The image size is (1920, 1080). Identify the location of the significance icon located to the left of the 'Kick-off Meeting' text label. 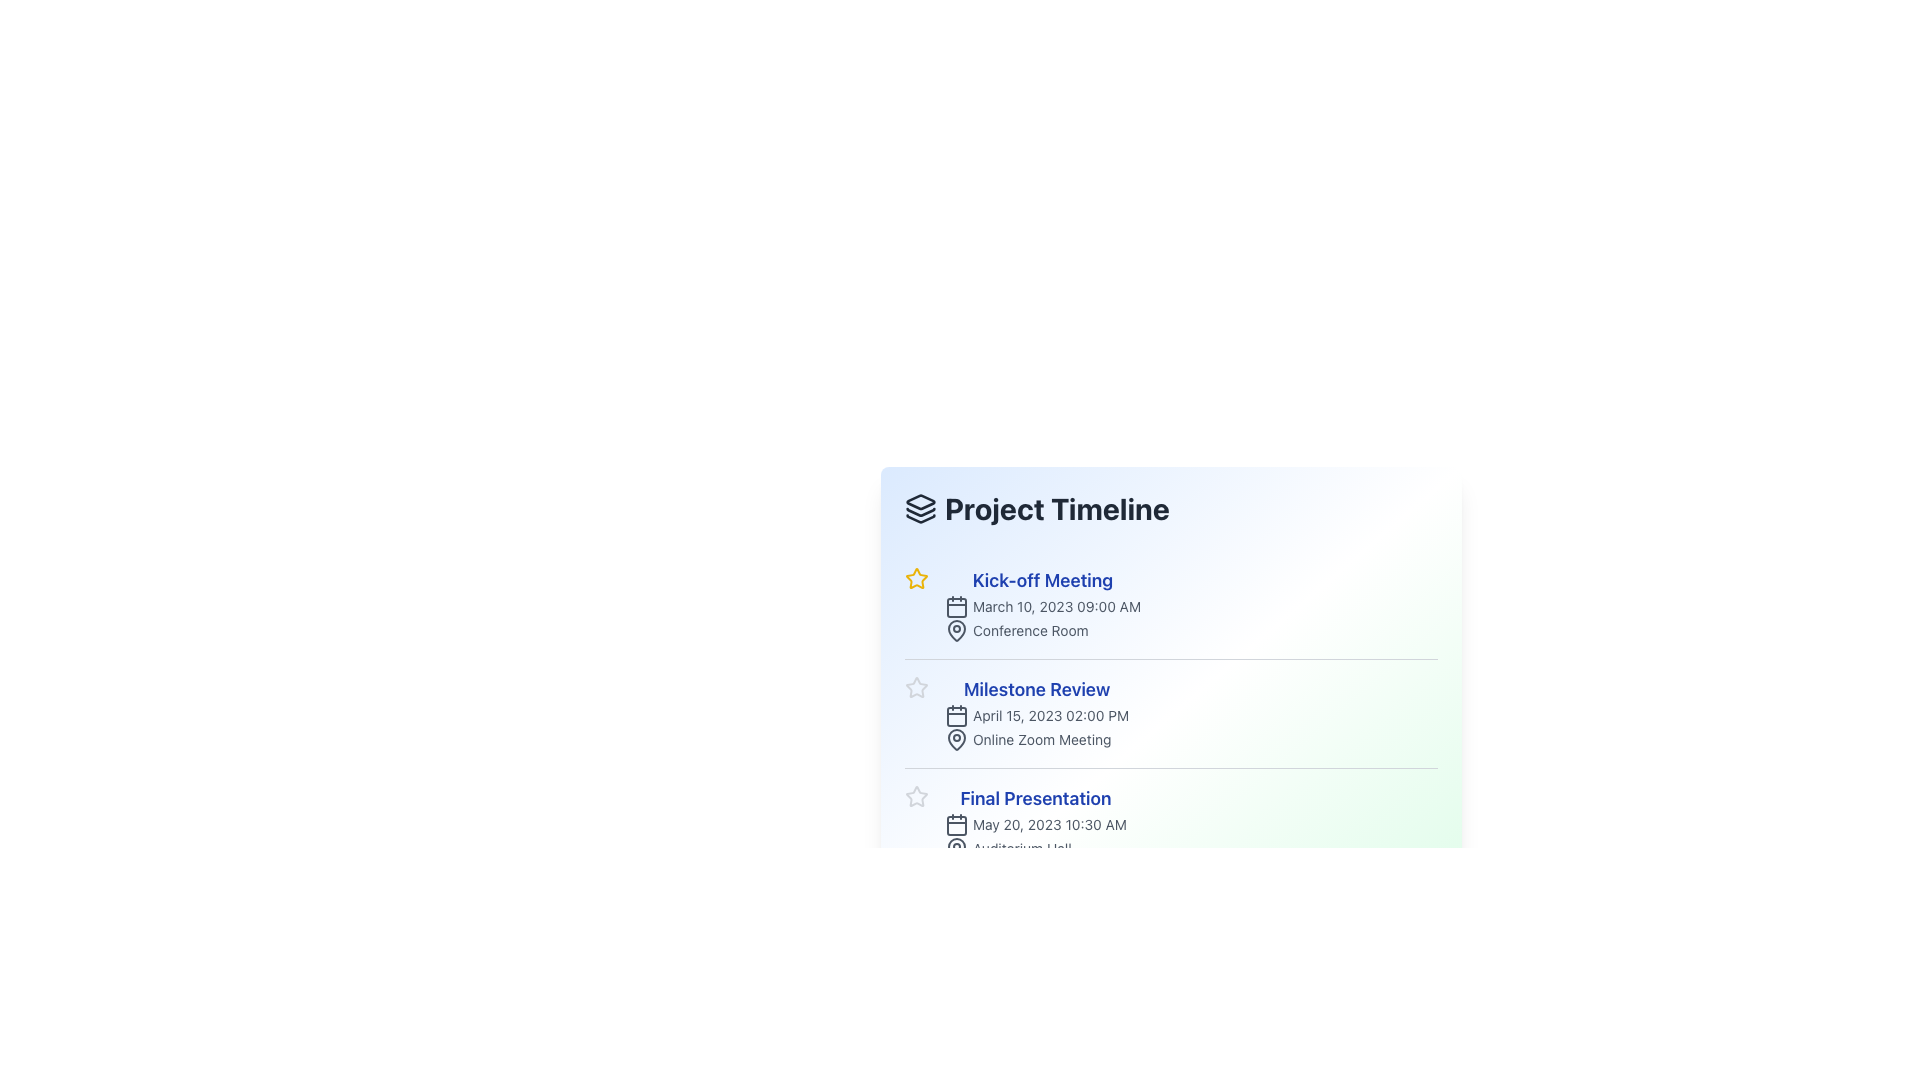
(915, 578).